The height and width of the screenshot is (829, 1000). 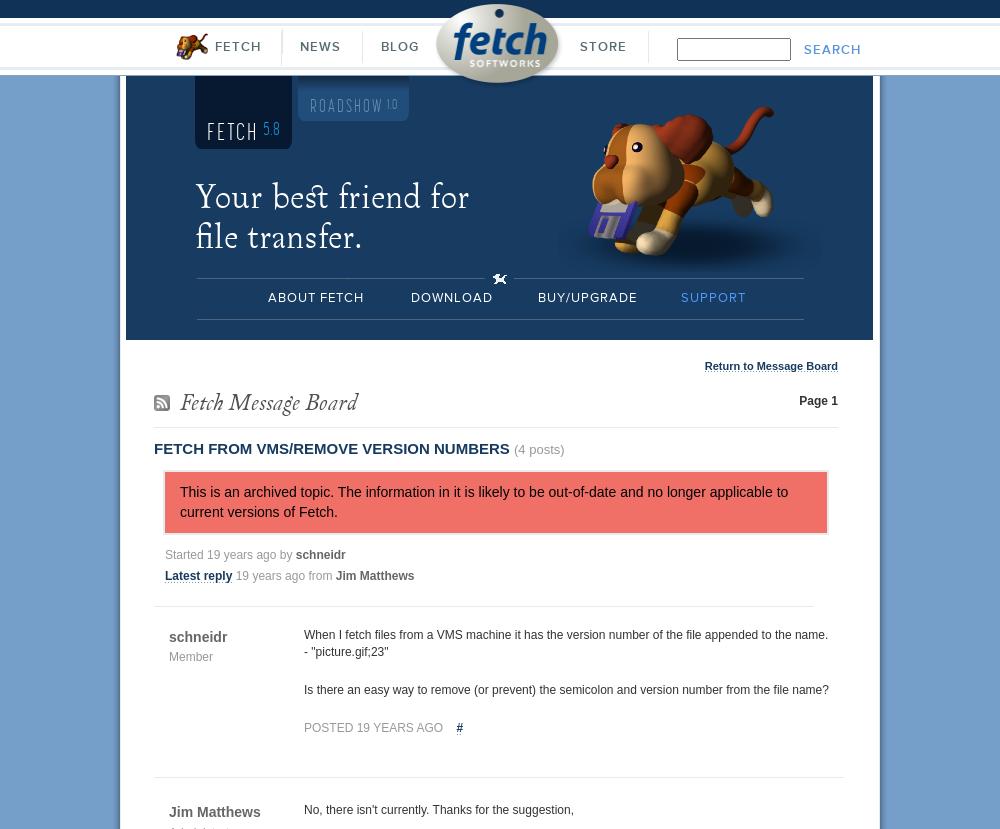 What do you see at coordinates (586, 297) in the screenshot?
I see `'Buy/Upgrade'` at bounding box center [586, 297].